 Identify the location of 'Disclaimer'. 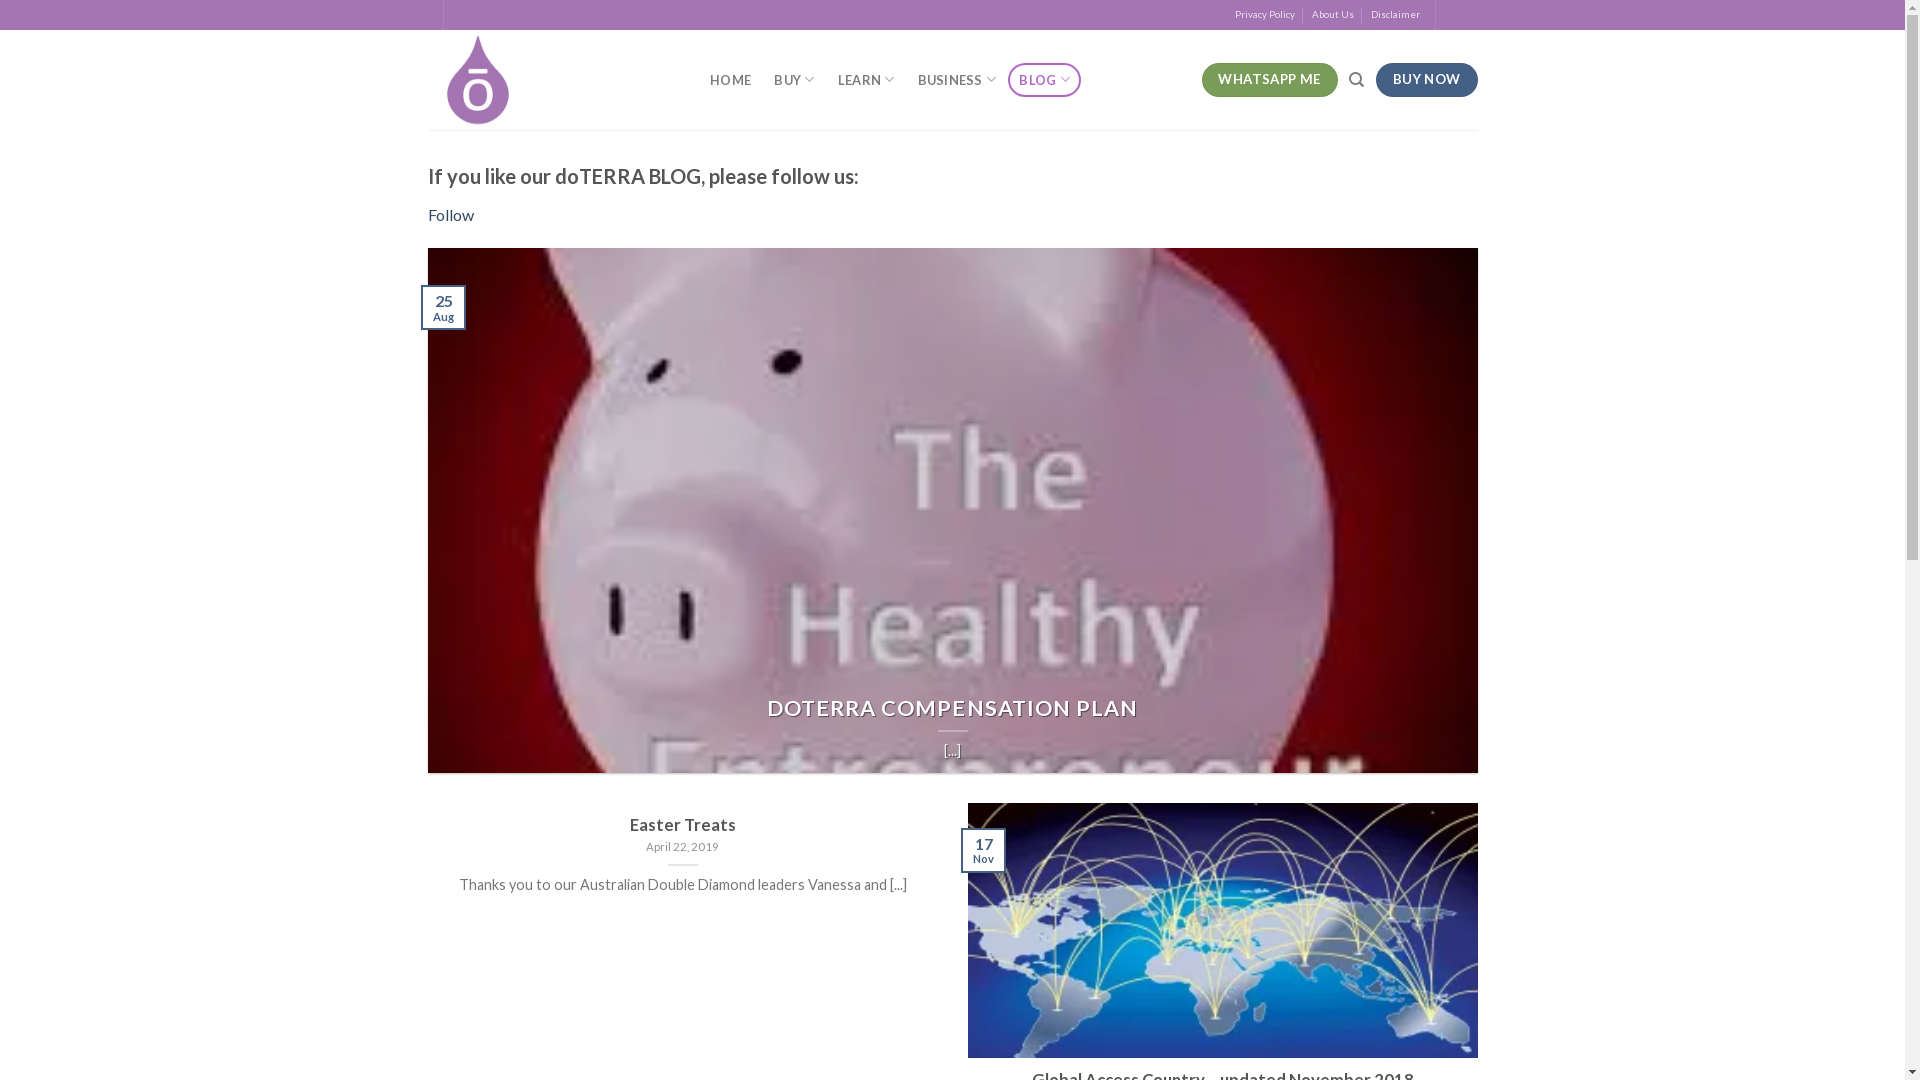
(1394, 14).